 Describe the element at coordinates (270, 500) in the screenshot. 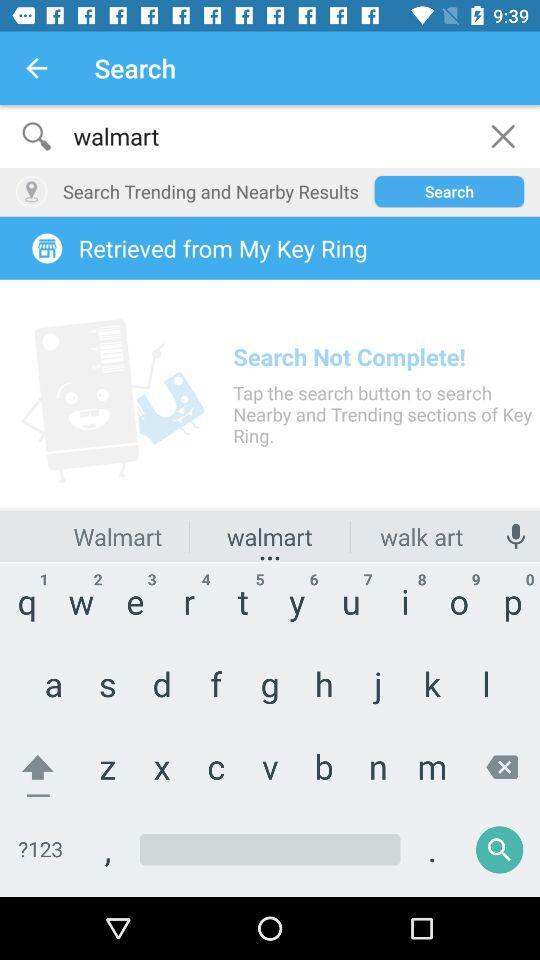

I see `search menu` at that location.